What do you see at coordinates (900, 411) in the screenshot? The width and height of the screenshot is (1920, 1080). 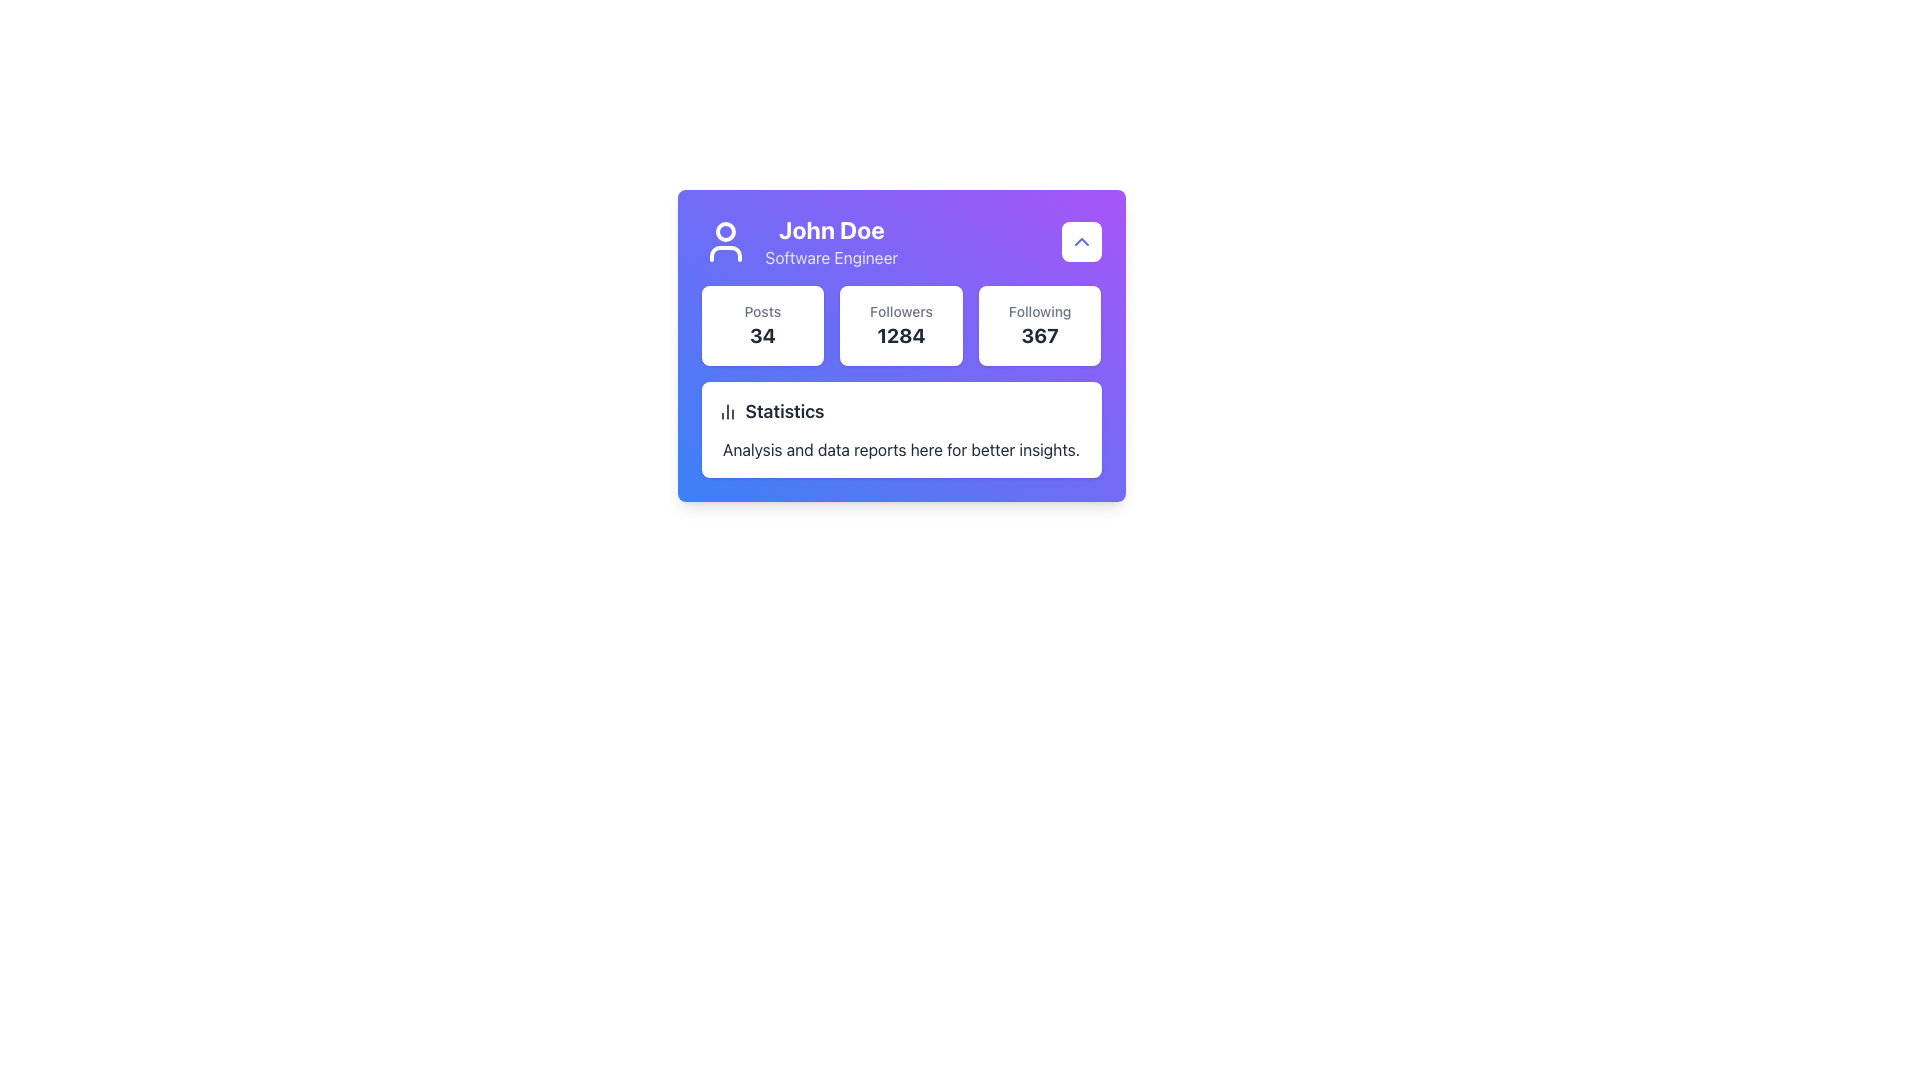 I see `'Statistics' text label with the bar chart icon for styling details` at bounding box center [900, 411].